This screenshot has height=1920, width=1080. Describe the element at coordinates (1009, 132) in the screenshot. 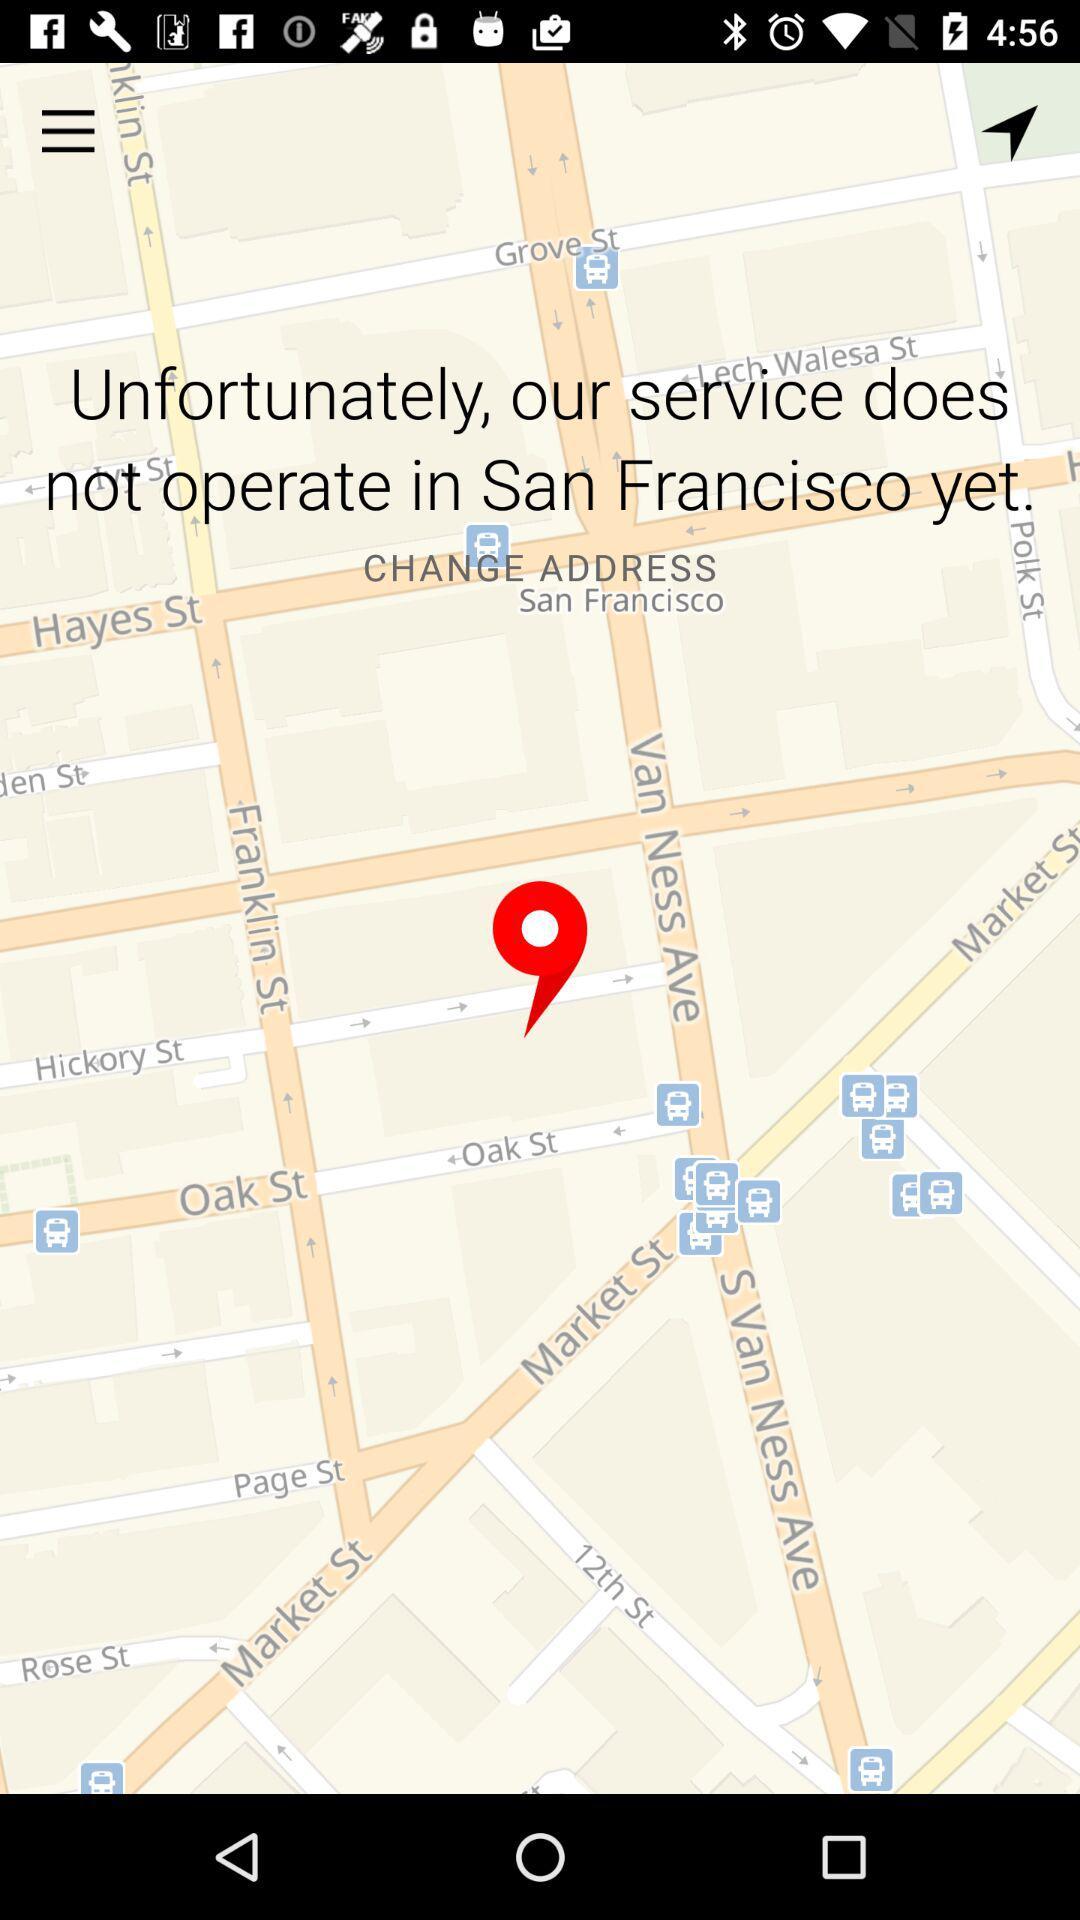

I see `find current location` at that location.